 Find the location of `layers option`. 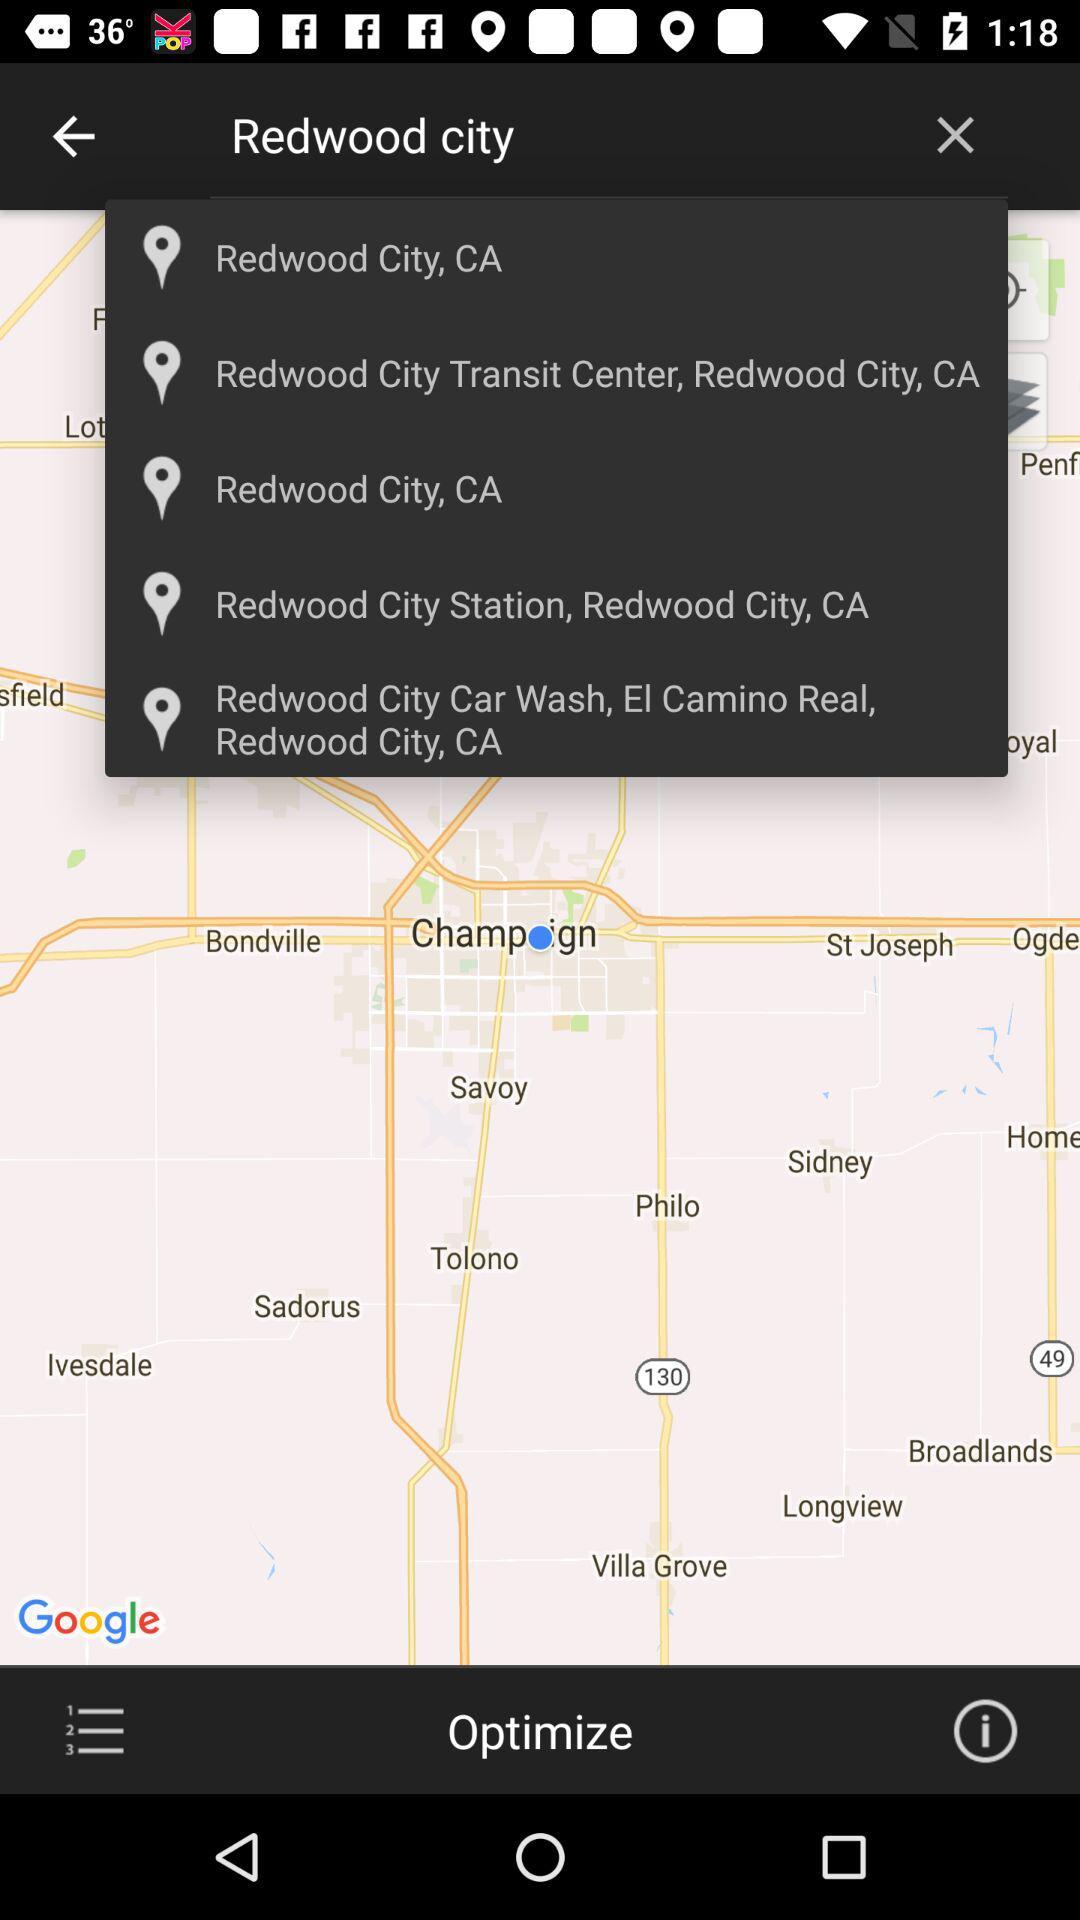

layers option is located at coordinates (998, 400).